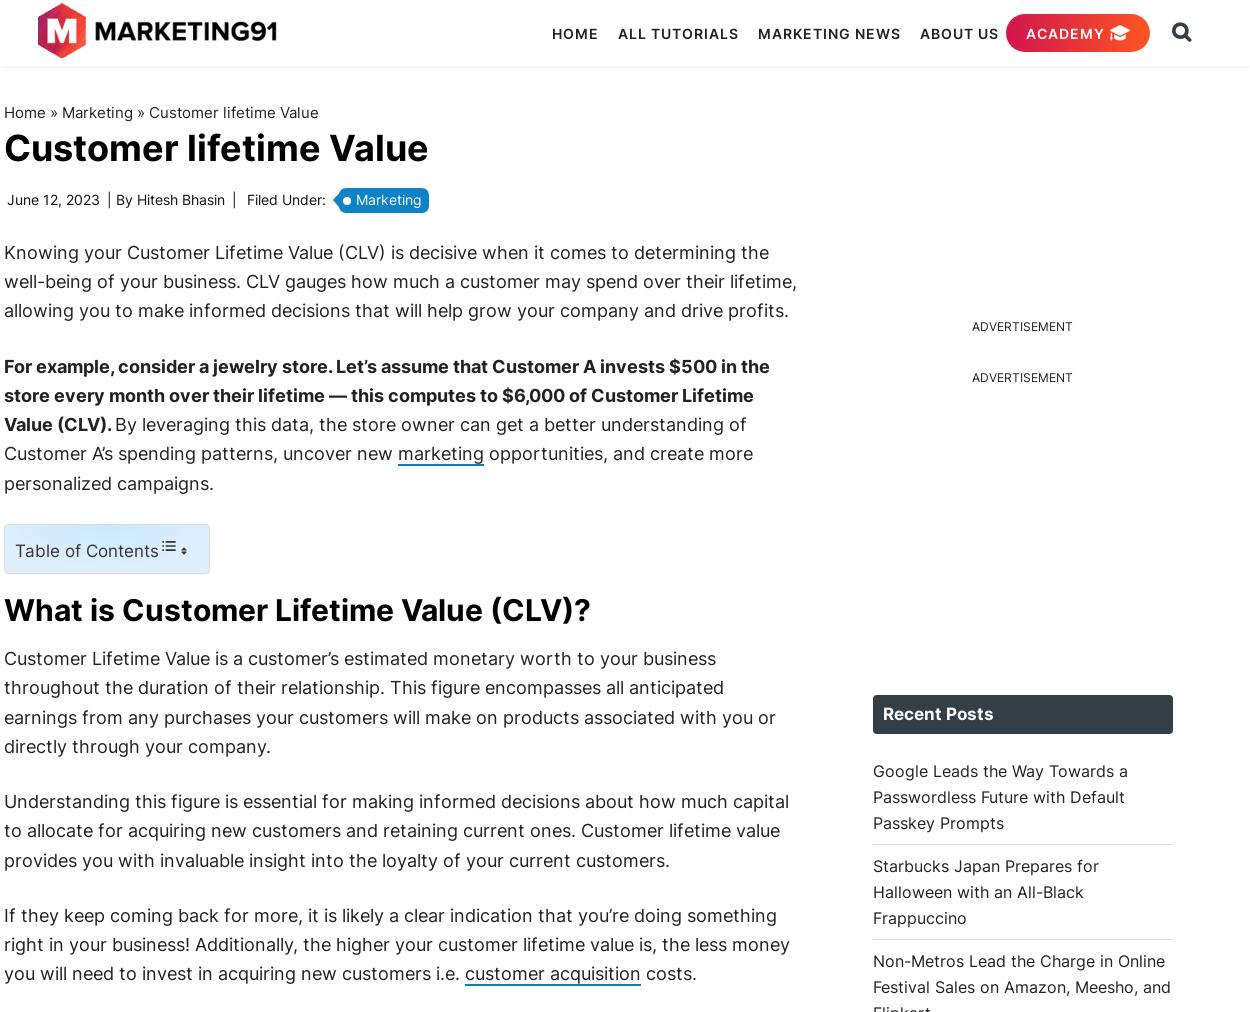 The width and height of the screenshot is (1250, 1012). Describe the element at coordinates (984, 890) in the screenshot. I see `'Starbucks Japan Prepares for Halloween with an All-Black Frappuccino'` at that location.